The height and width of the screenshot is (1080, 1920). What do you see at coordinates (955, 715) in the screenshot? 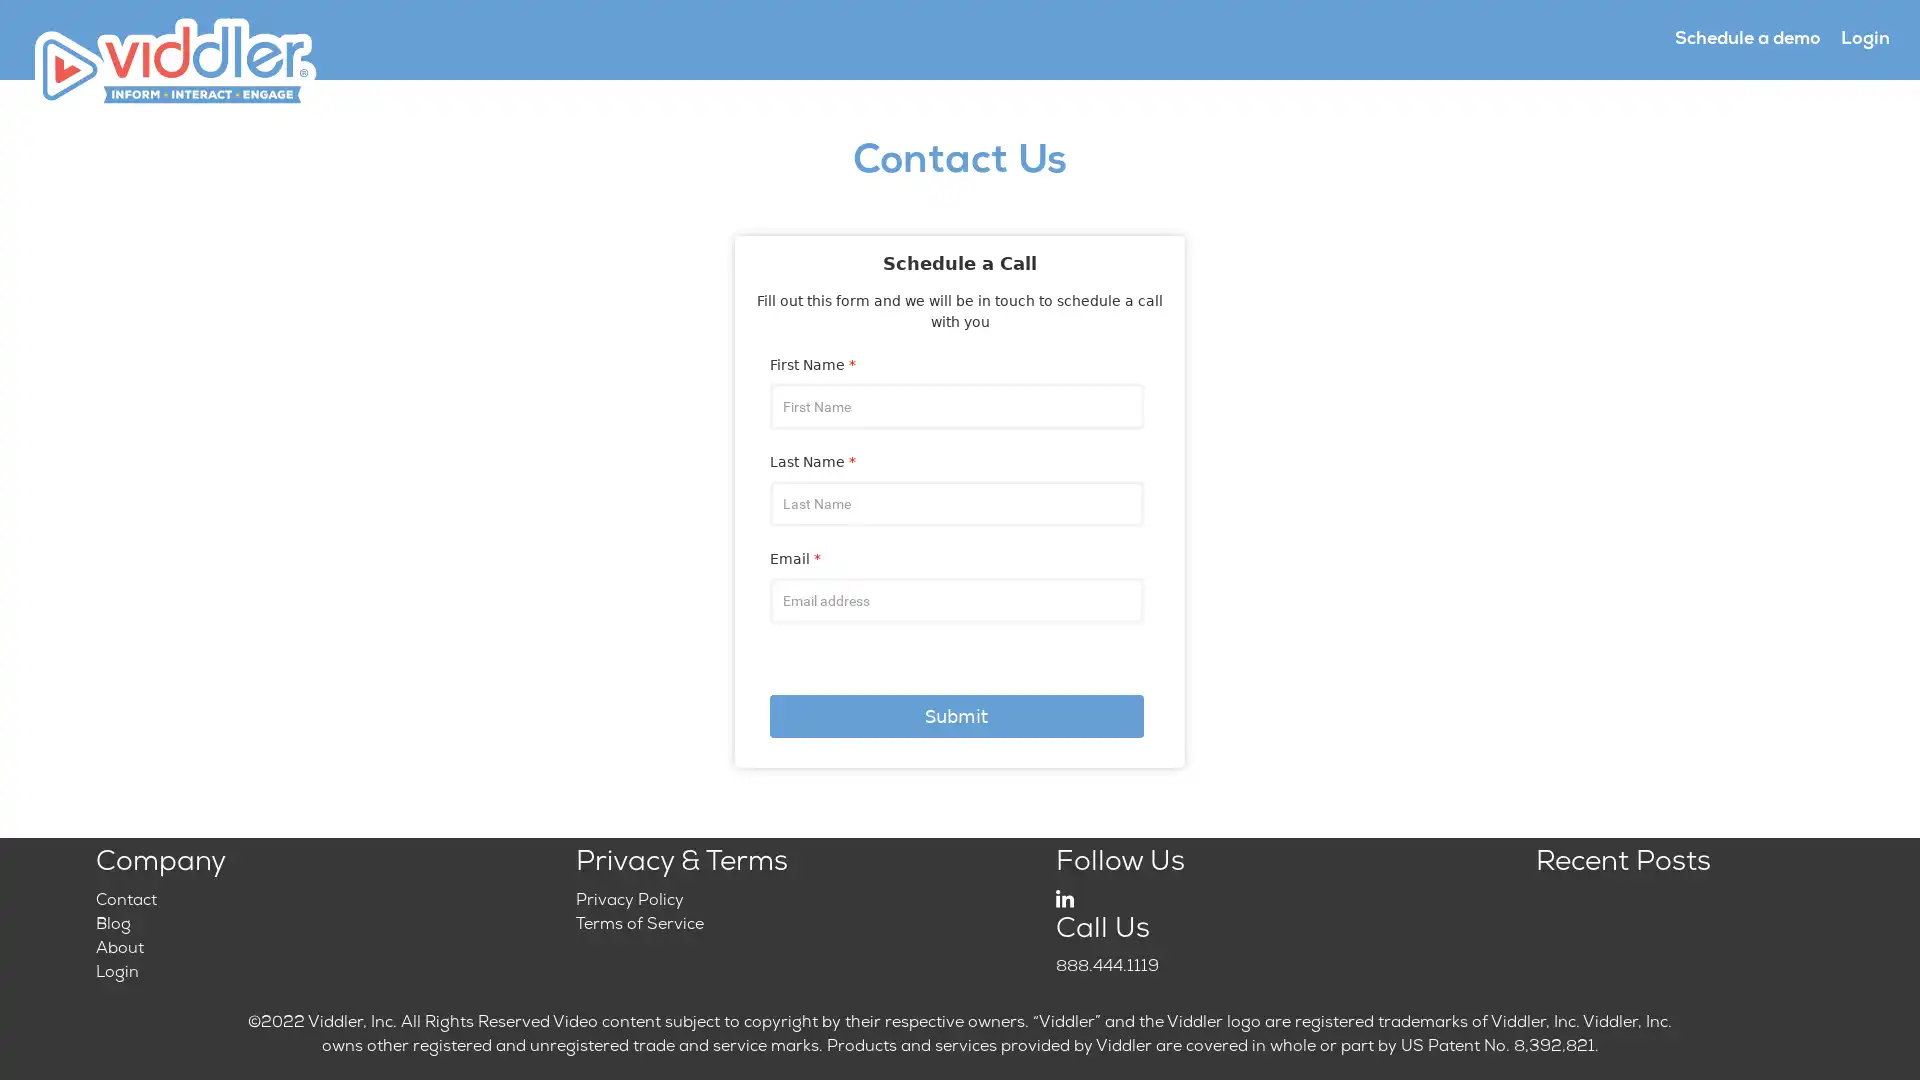
I see `Submit` at bounding box center [955, 715].